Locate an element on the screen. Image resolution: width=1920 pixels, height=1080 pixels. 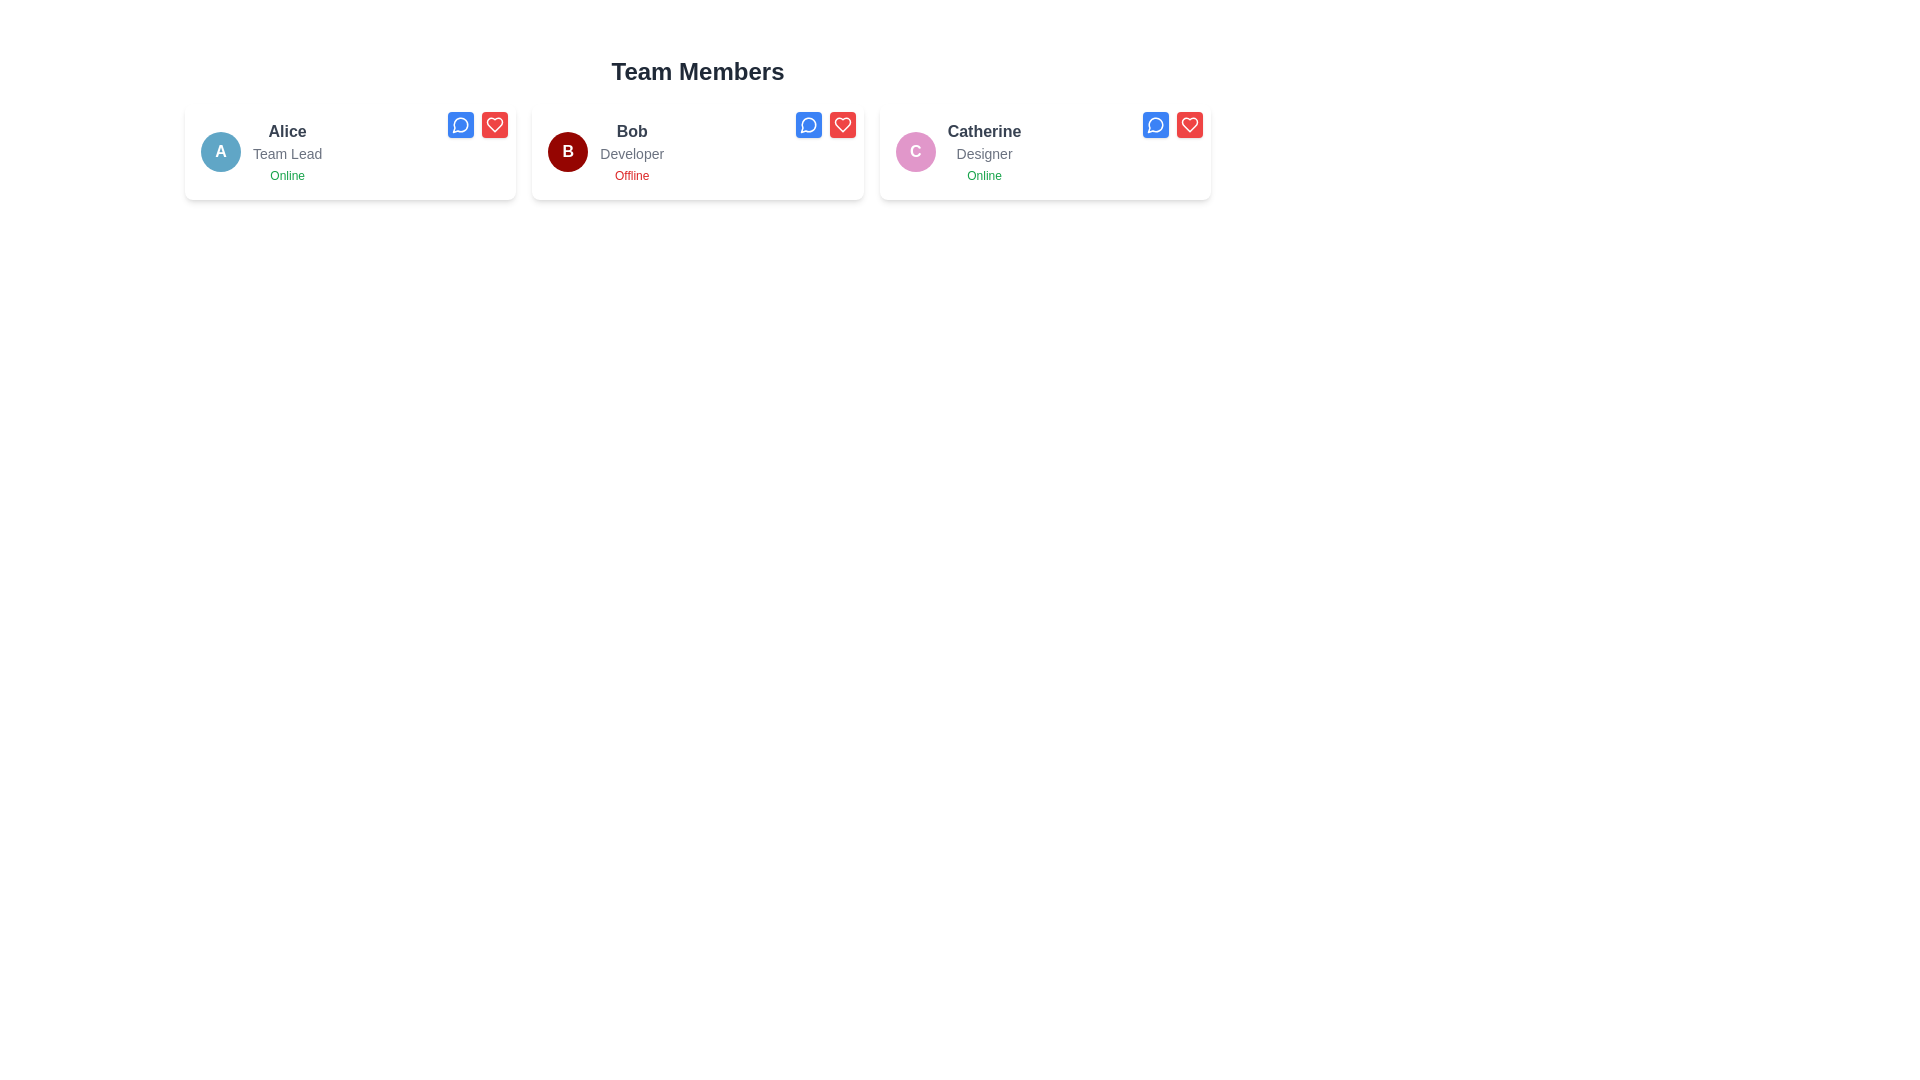
text label displaying 'Online' in green color, located at the bottom of the text group beneath 'Designer' and 'Catherine' within the information card for 'Catherine' is located at coordinates (984, 175).